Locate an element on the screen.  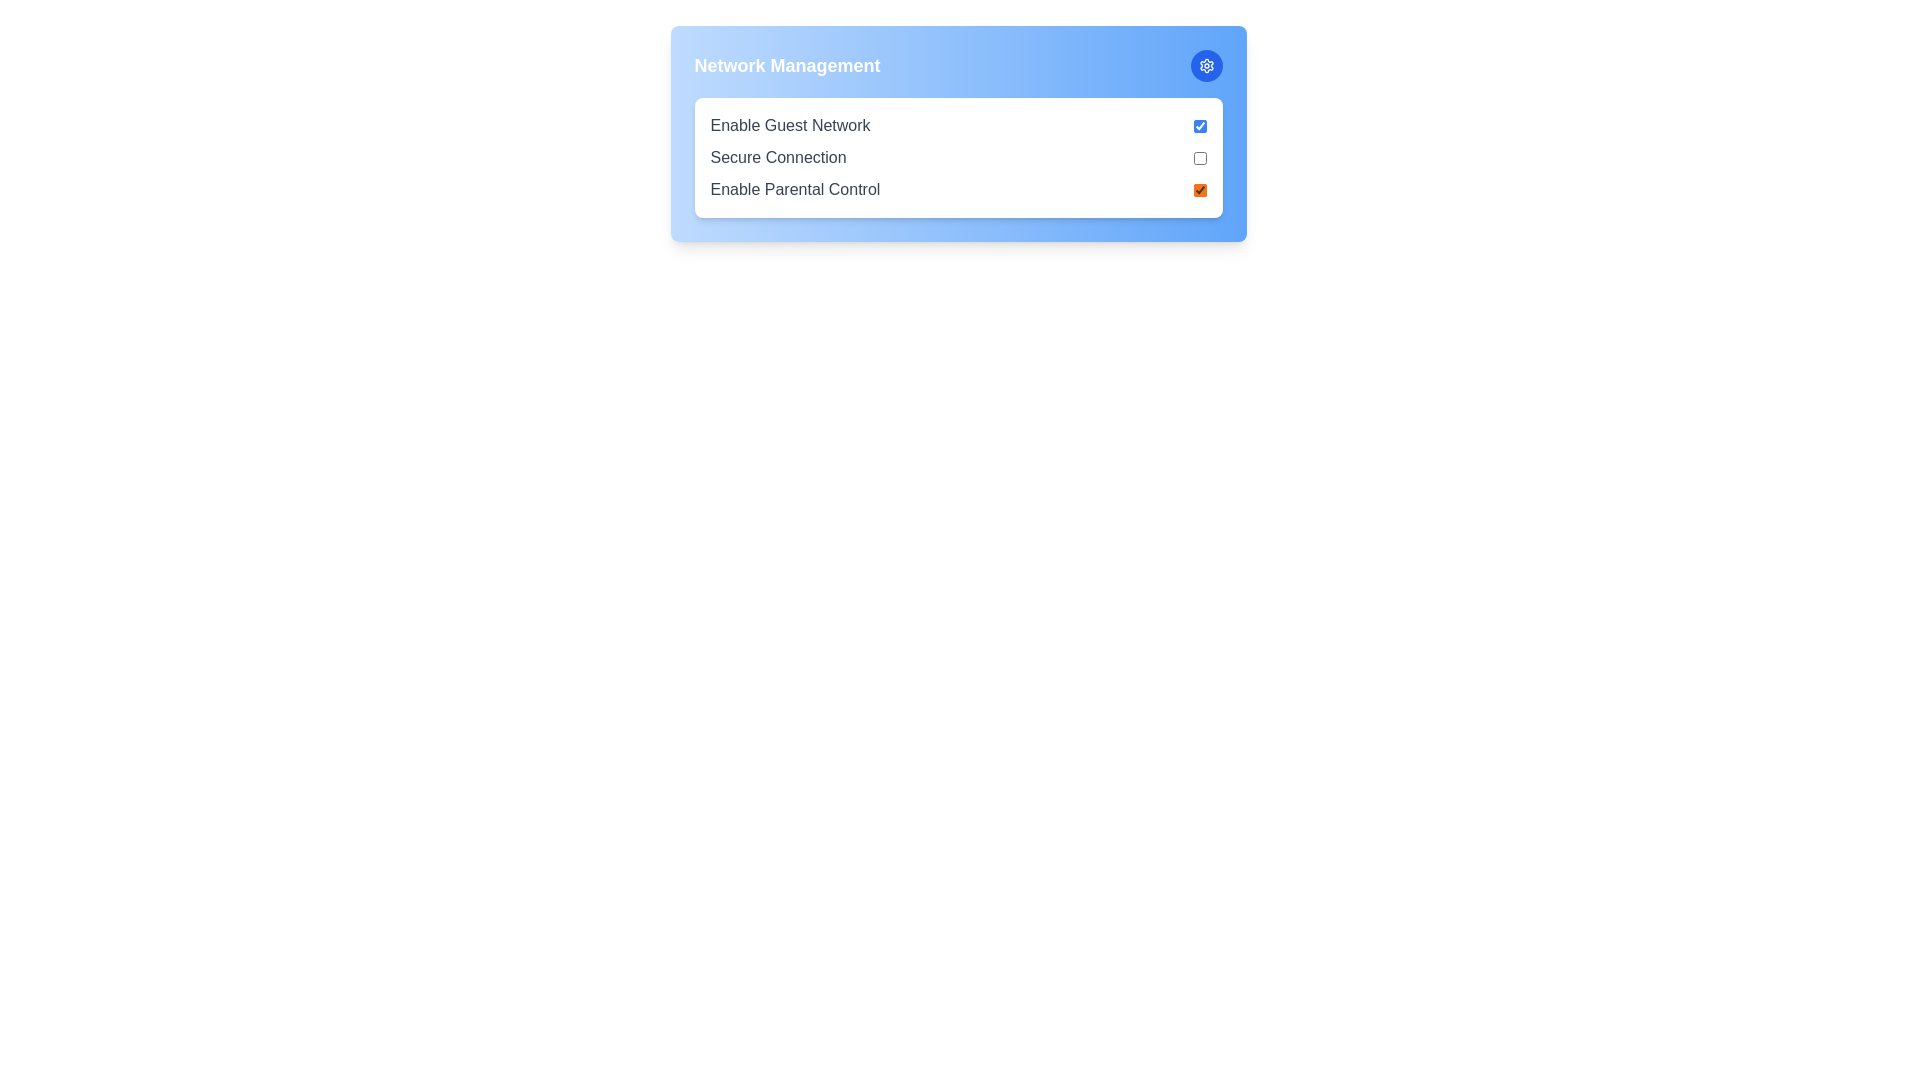
the settings icon, which is a gear styled within a blue circular button located at the top-right corner of the 'Network Management' section is located at coordinates (1205, 64).